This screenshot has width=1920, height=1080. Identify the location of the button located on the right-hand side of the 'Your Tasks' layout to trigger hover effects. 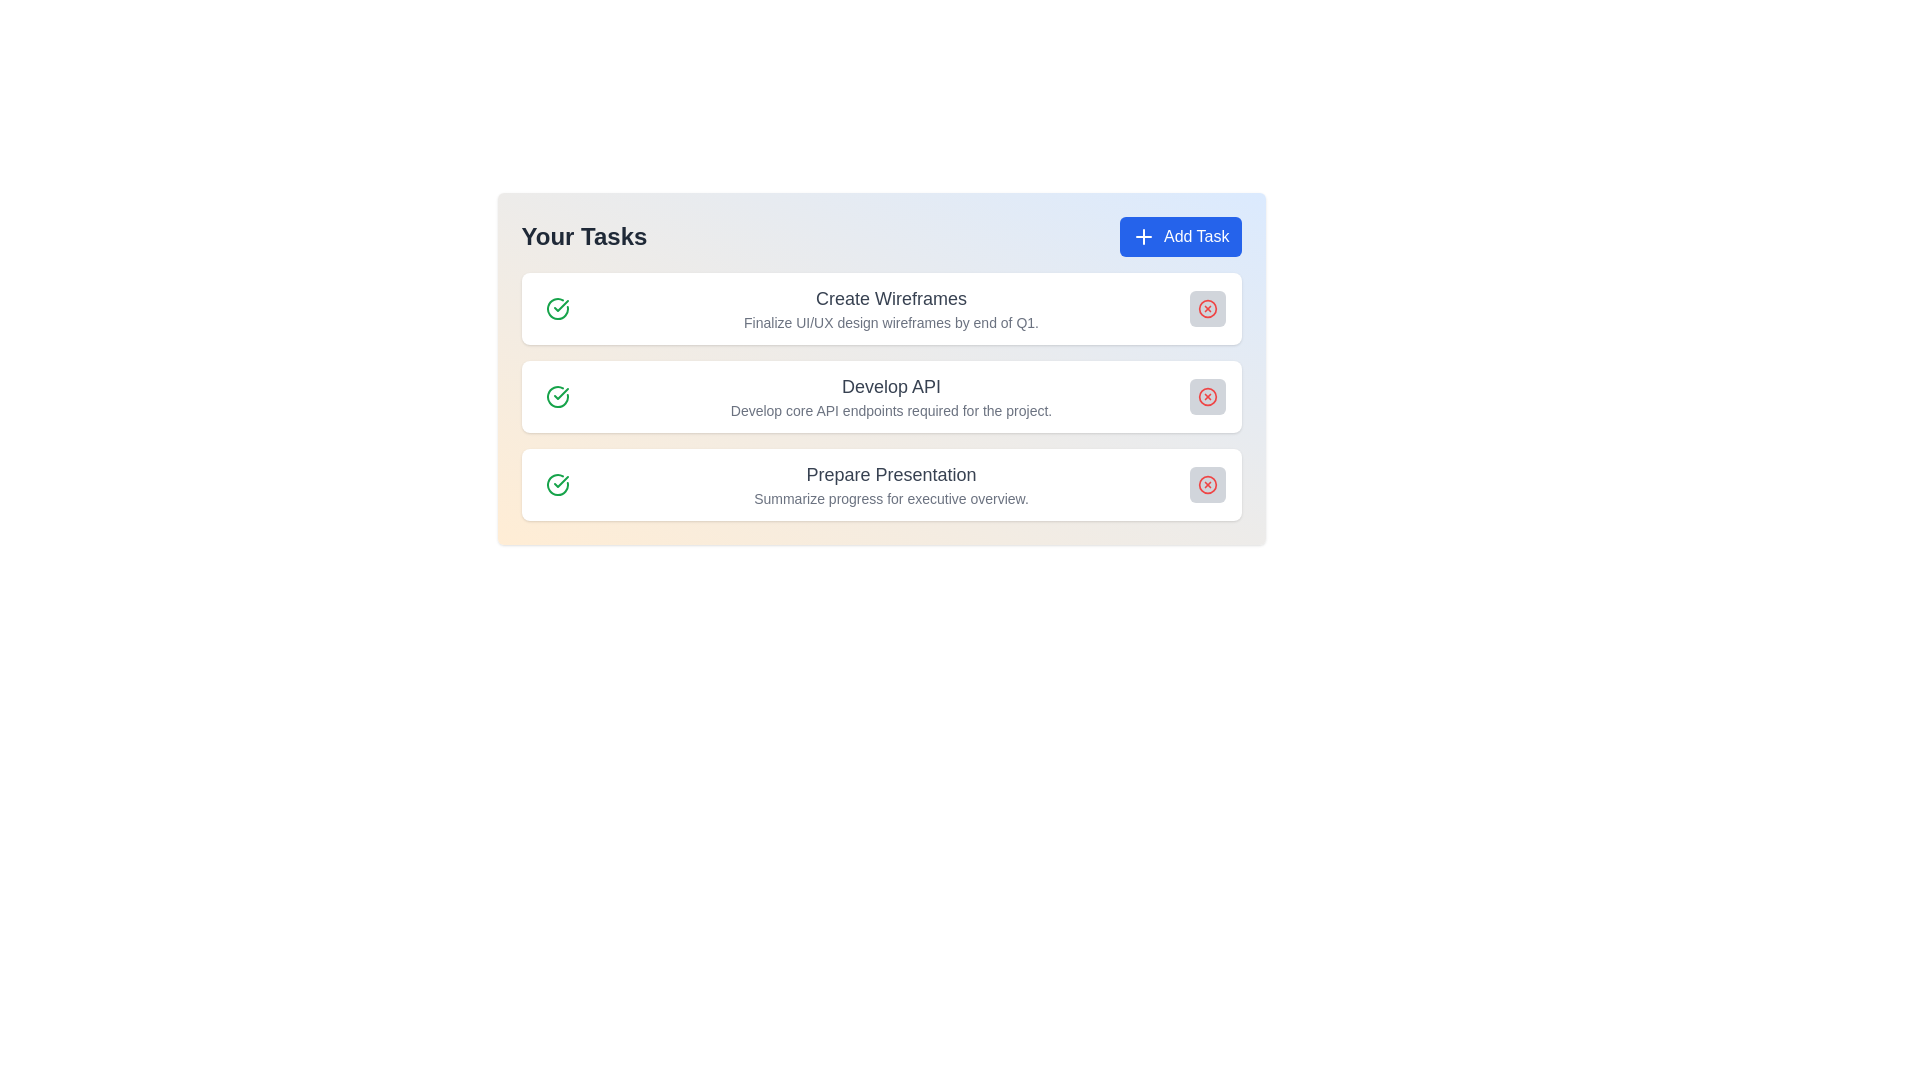
(1180, 235).